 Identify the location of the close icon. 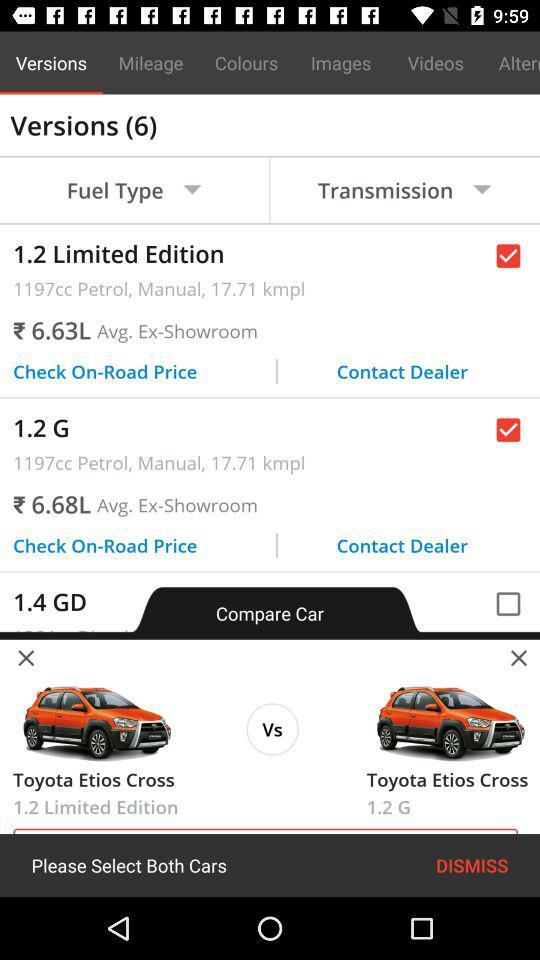
(25, 655).